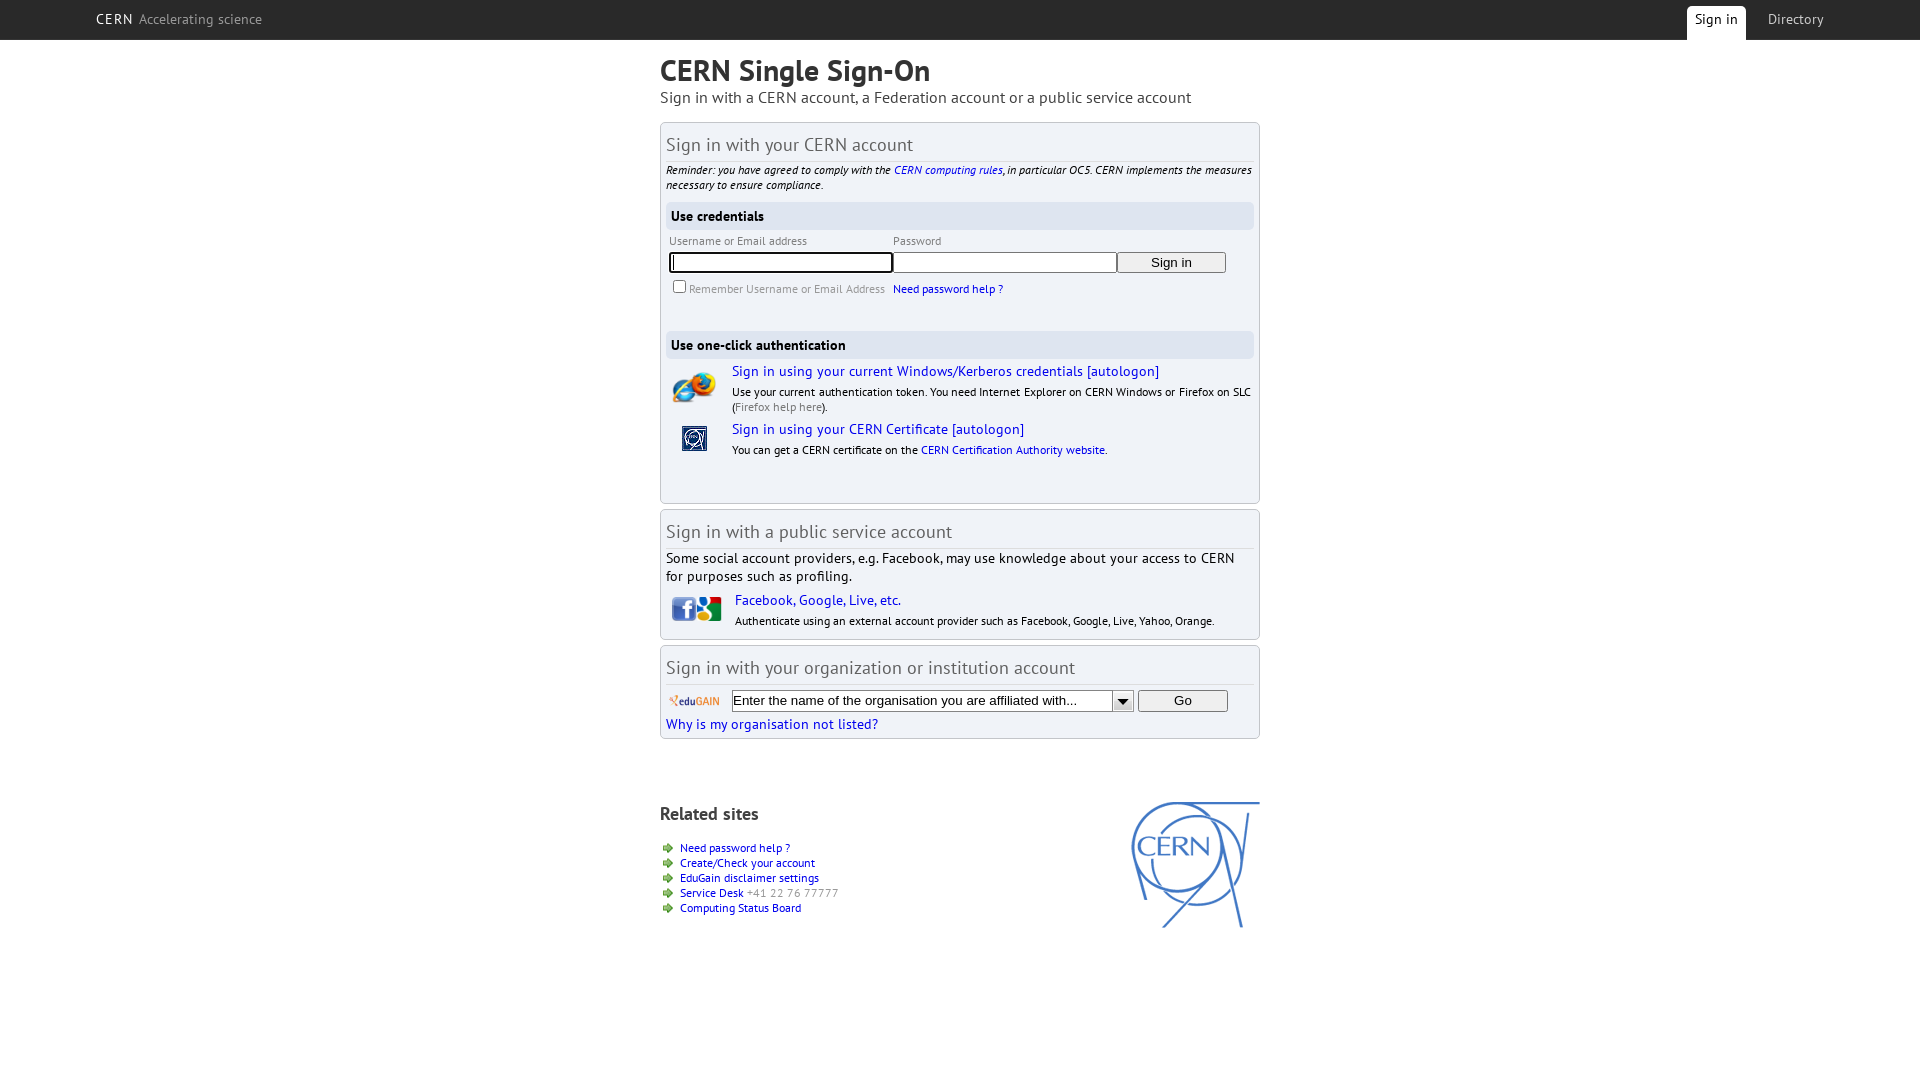 Image resolution: width=1920 pixels, height=1080 pixels. I want to click on 'Need password help ?', so click(946, 288).